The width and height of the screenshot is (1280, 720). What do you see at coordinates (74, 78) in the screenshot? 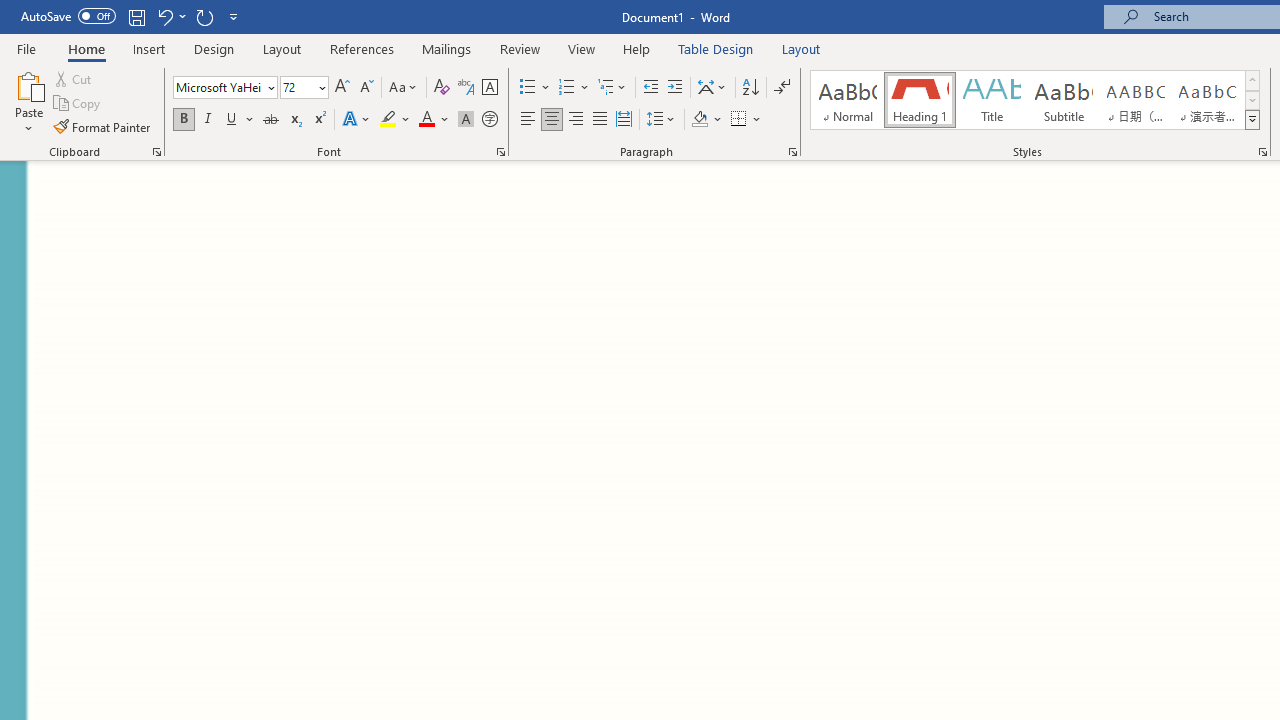
I see `'Cut'` at bounding box center [74, 78].